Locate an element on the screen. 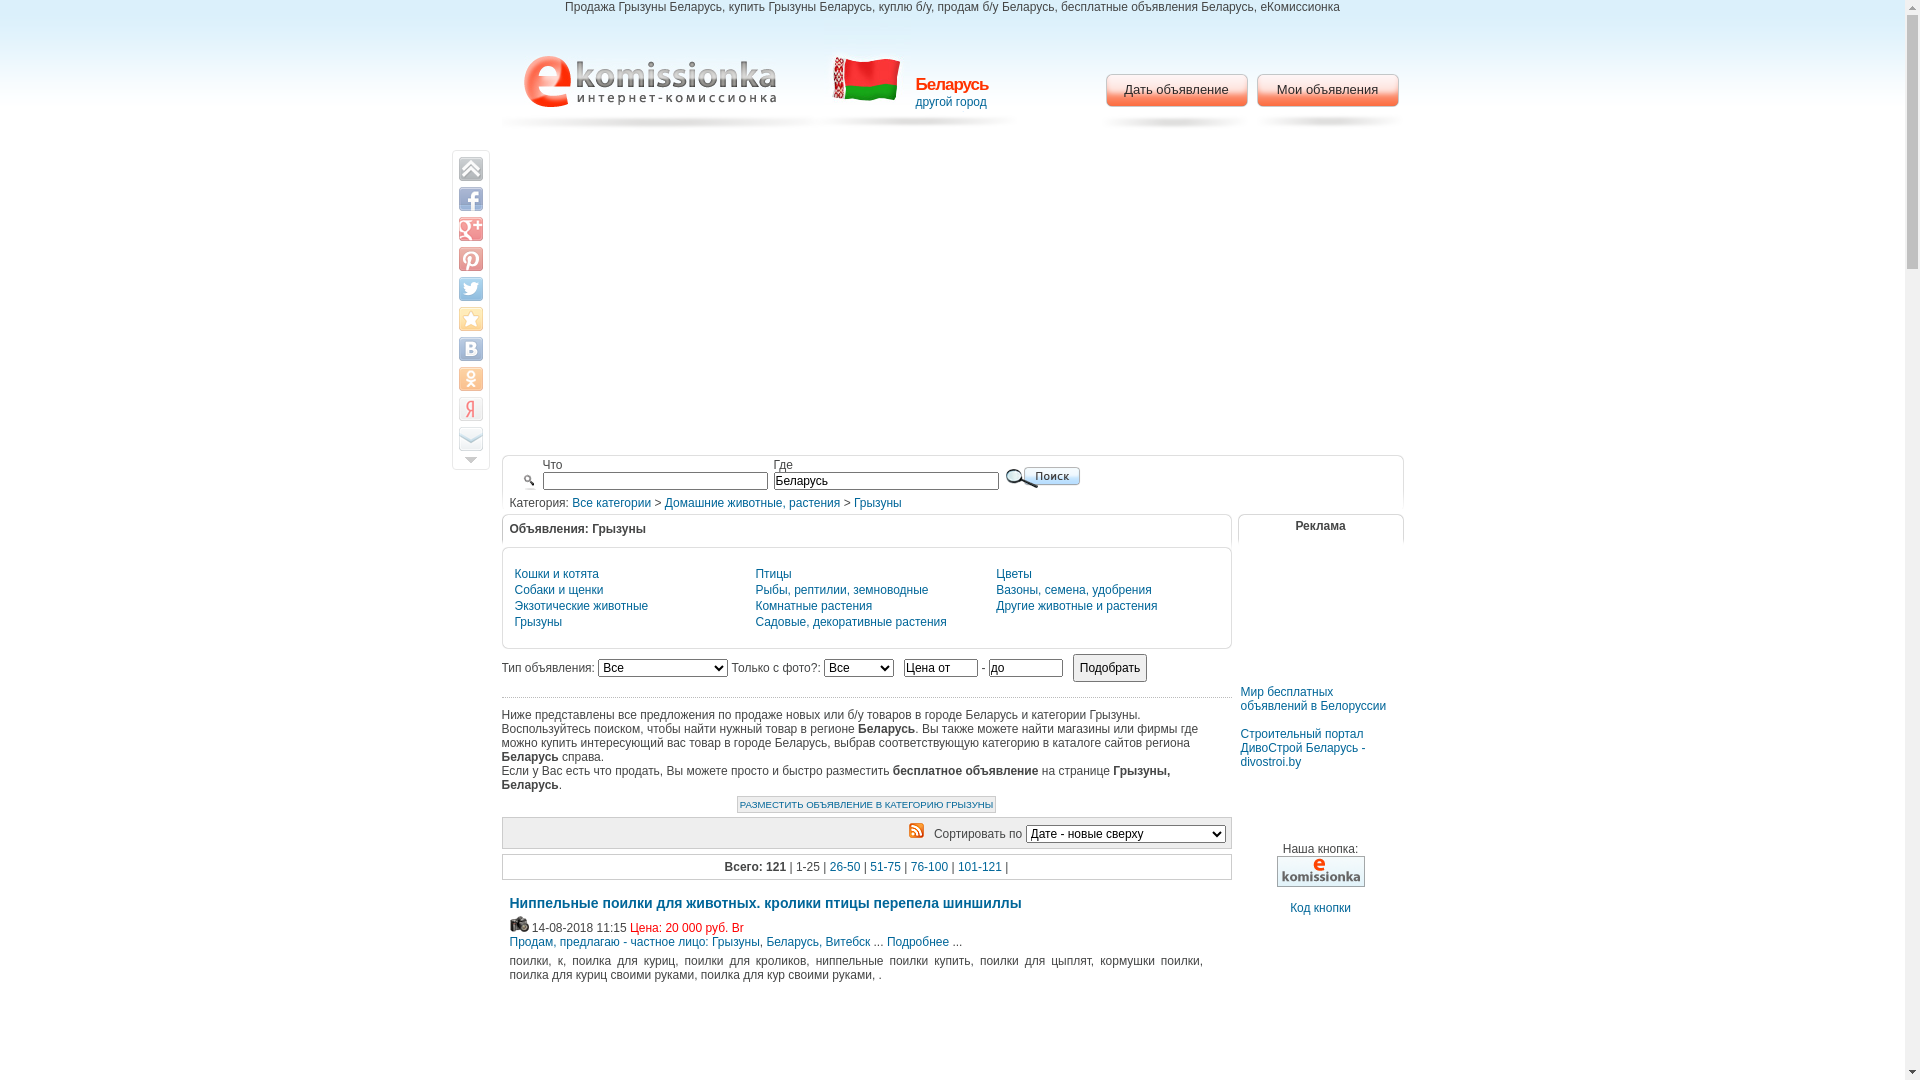 Image resolution: width=1920 pixels, height=1080 pixels. 'Share on Facebook' is located at coordinates (469, 199).